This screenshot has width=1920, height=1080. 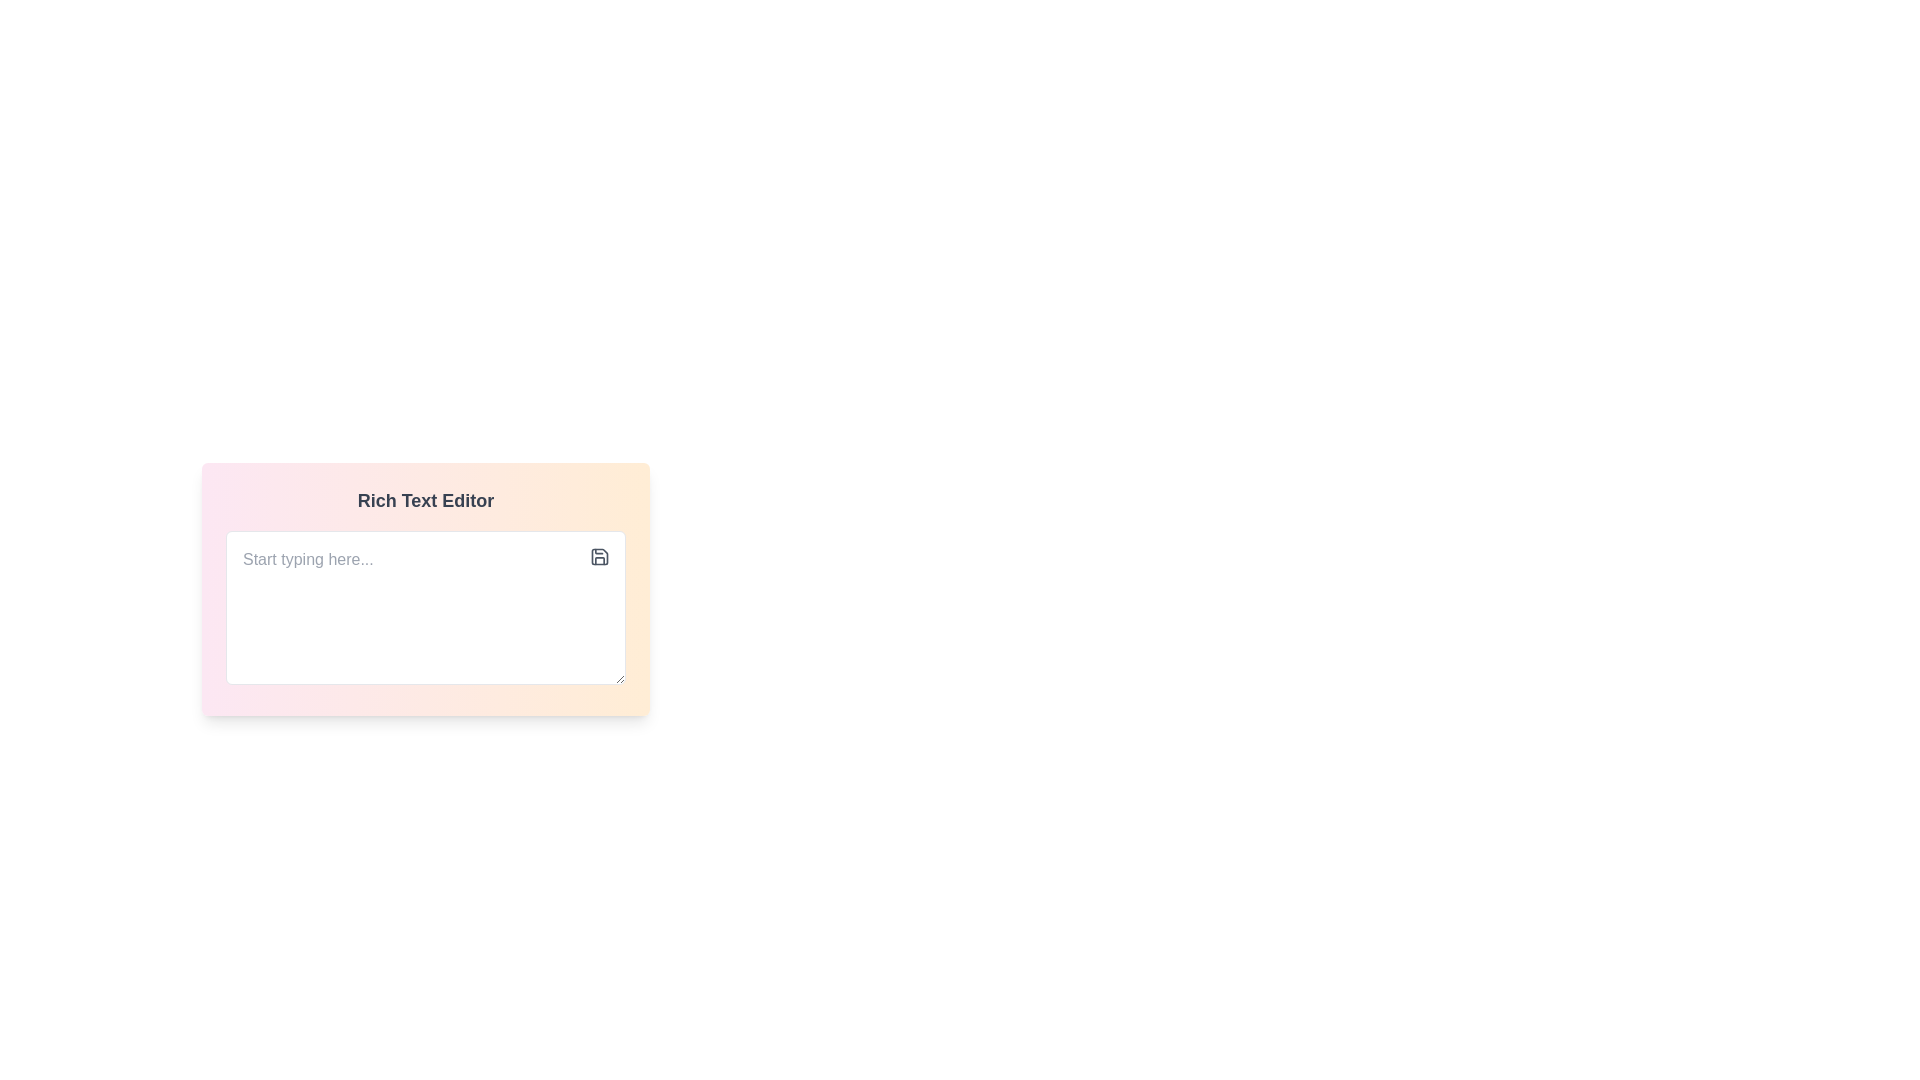 What do you see at coordinates (599, 556) in the screenshot?
I see `the save icon button located at the upper-right corner of the text editor` at bounding box center [599, 556].